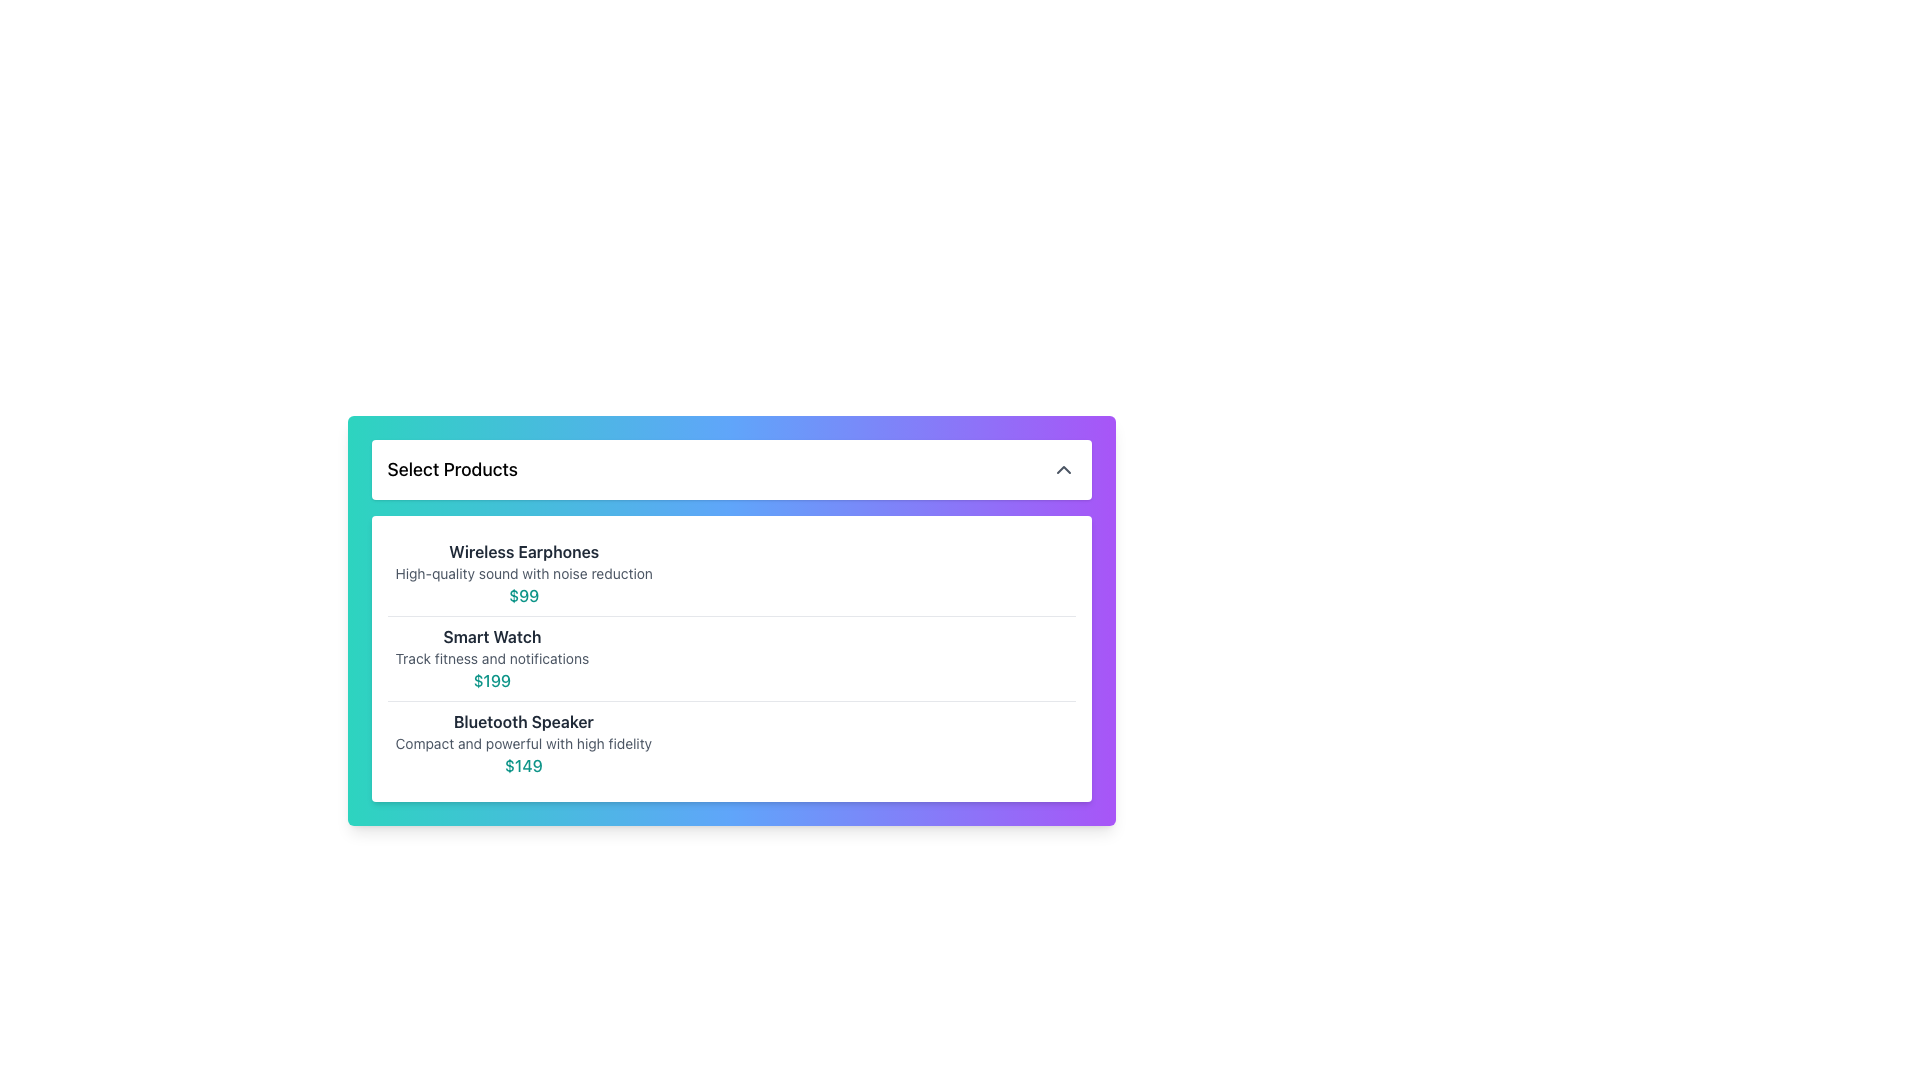  What do you see at coordinates (524, 574) in the screenshot?
I see `the first product entry in the selectable product list` at bounding box center [524, 574].